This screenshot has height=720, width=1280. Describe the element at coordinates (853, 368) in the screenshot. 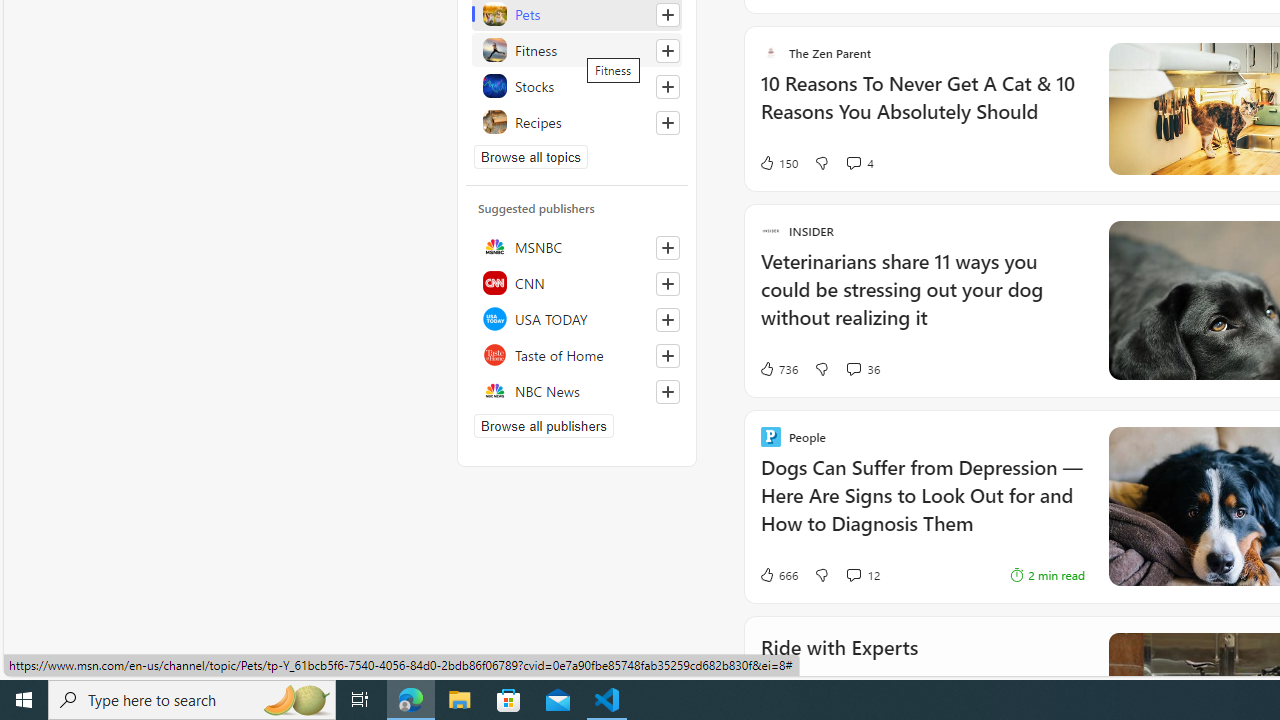

I see `'View comments 36 Comment'` at that location.